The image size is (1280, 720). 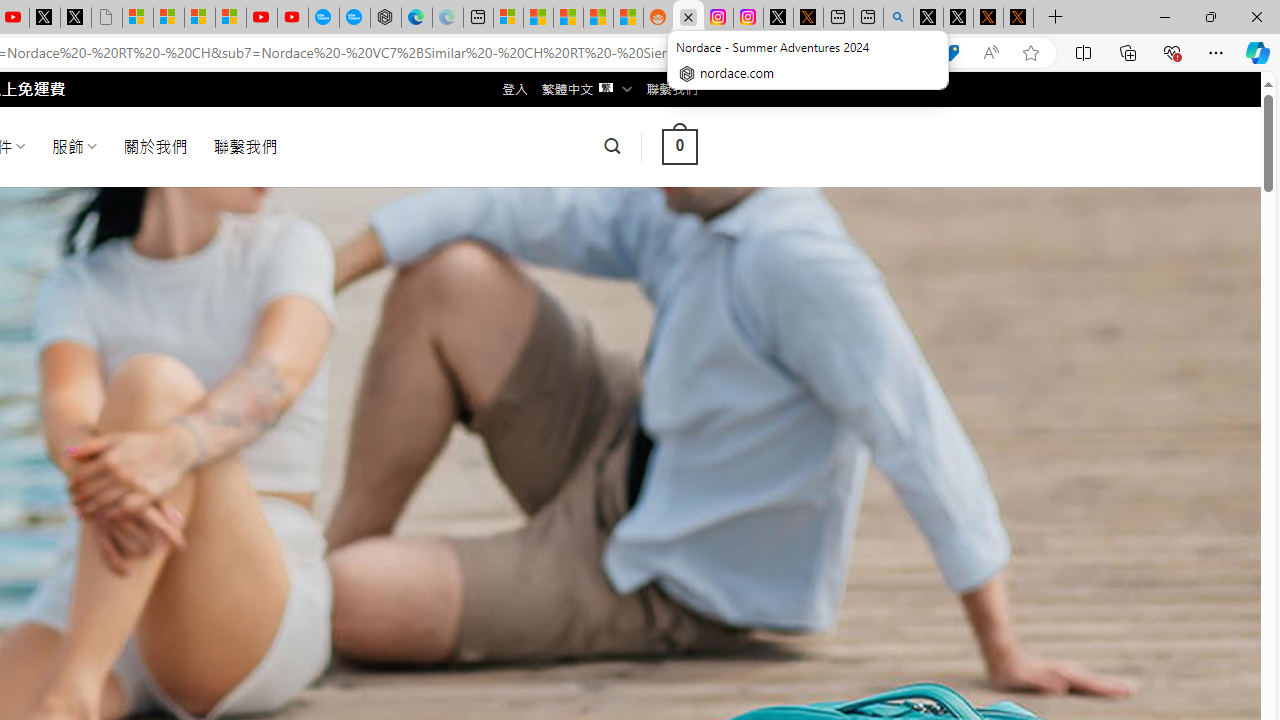 I want to click on 'Collections', so click(x=1128, y=51).